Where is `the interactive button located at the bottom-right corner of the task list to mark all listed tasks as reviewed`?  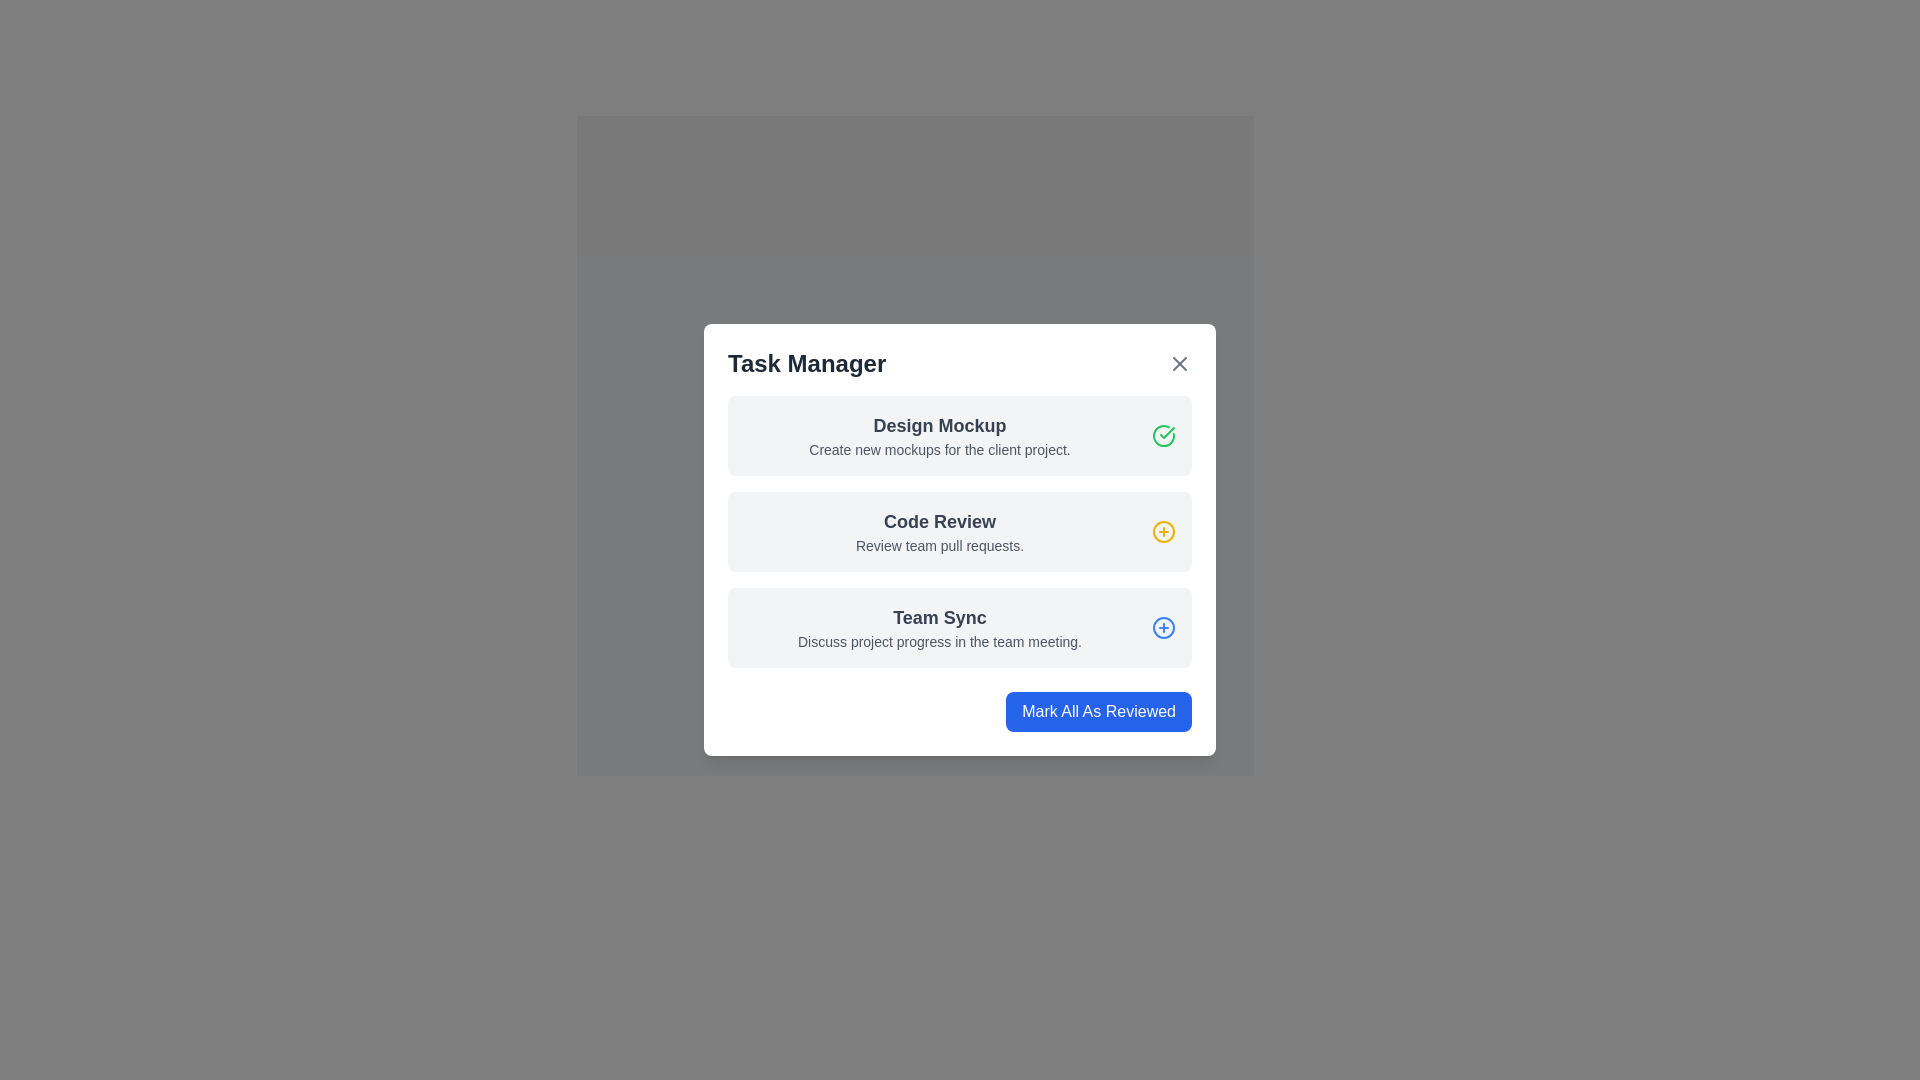
the interactive button located at the bottom-right corner of the task list to mark all listed tasks as reviewed is located at coordinates (960, 711).